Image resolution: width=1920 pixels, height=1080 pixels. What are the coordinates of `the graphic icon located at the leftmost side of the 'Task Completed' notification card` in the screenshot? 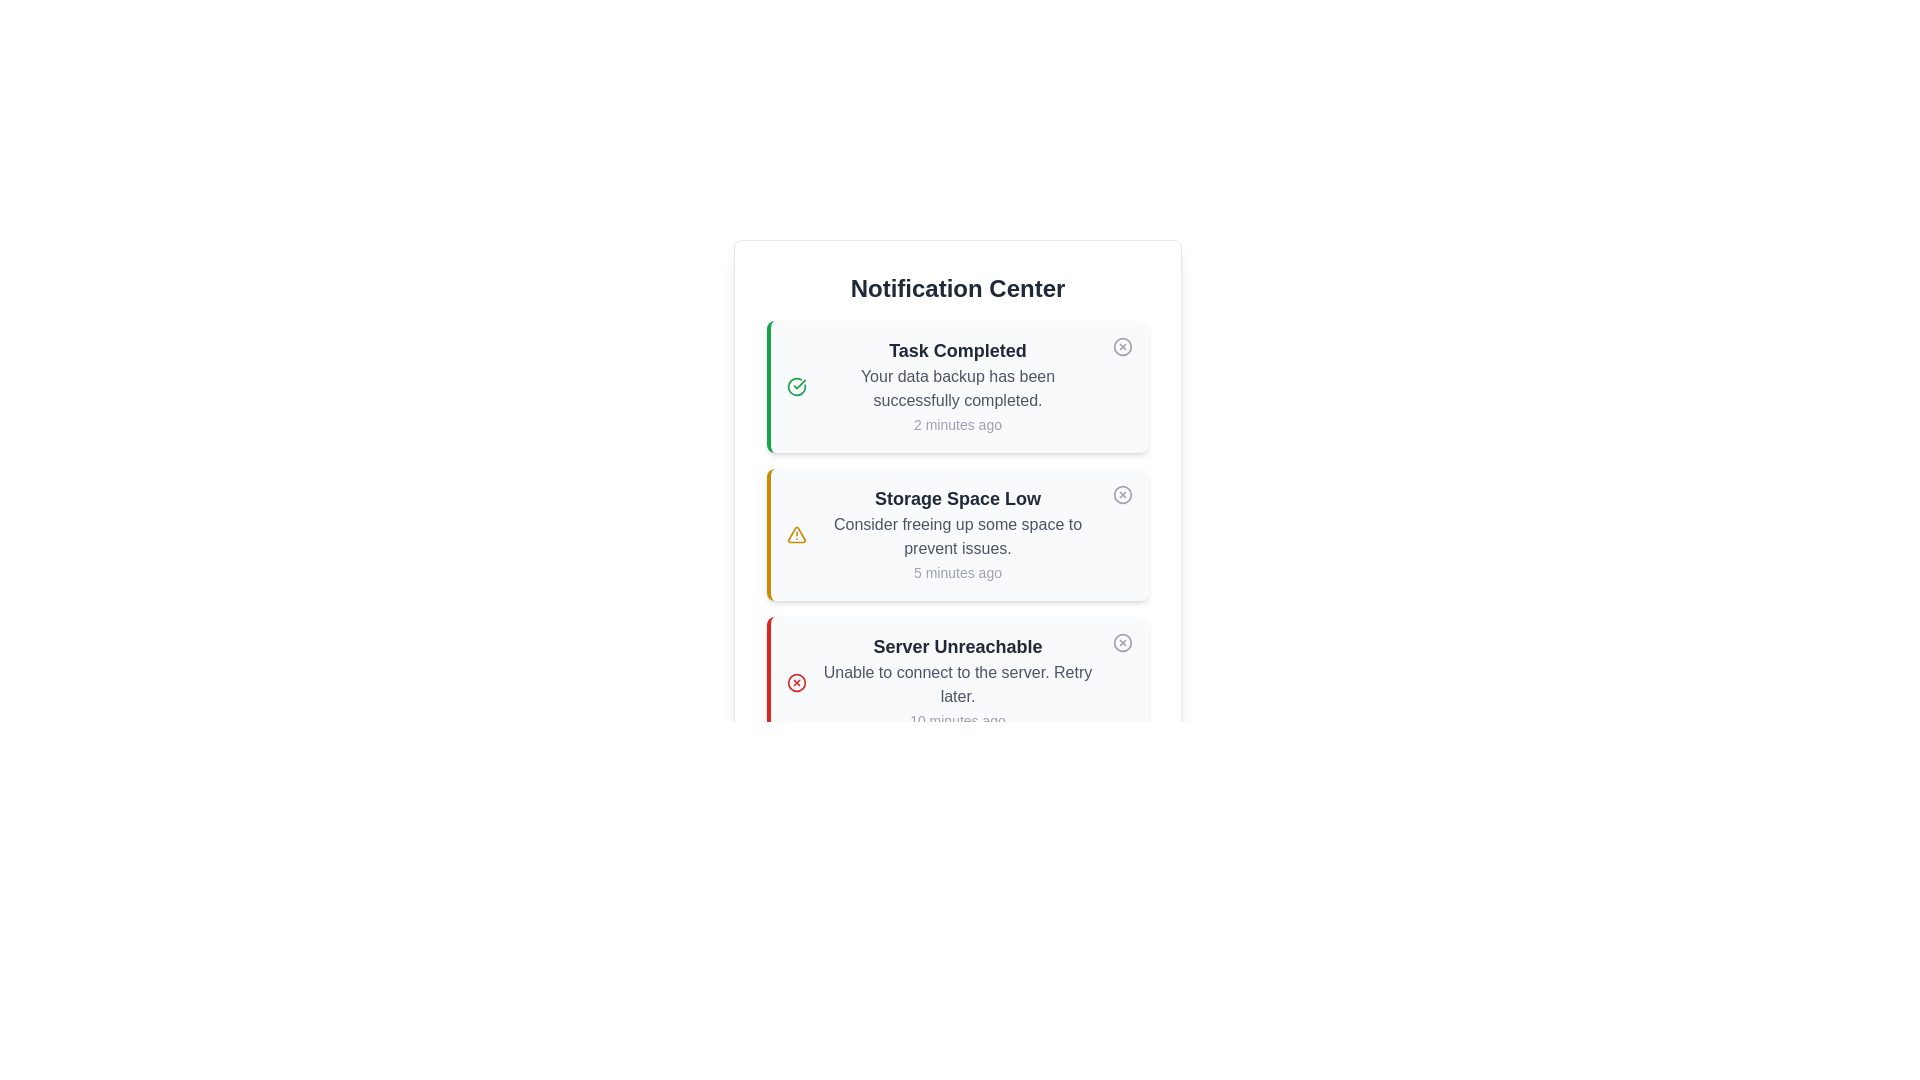 It's located at (795, 386).